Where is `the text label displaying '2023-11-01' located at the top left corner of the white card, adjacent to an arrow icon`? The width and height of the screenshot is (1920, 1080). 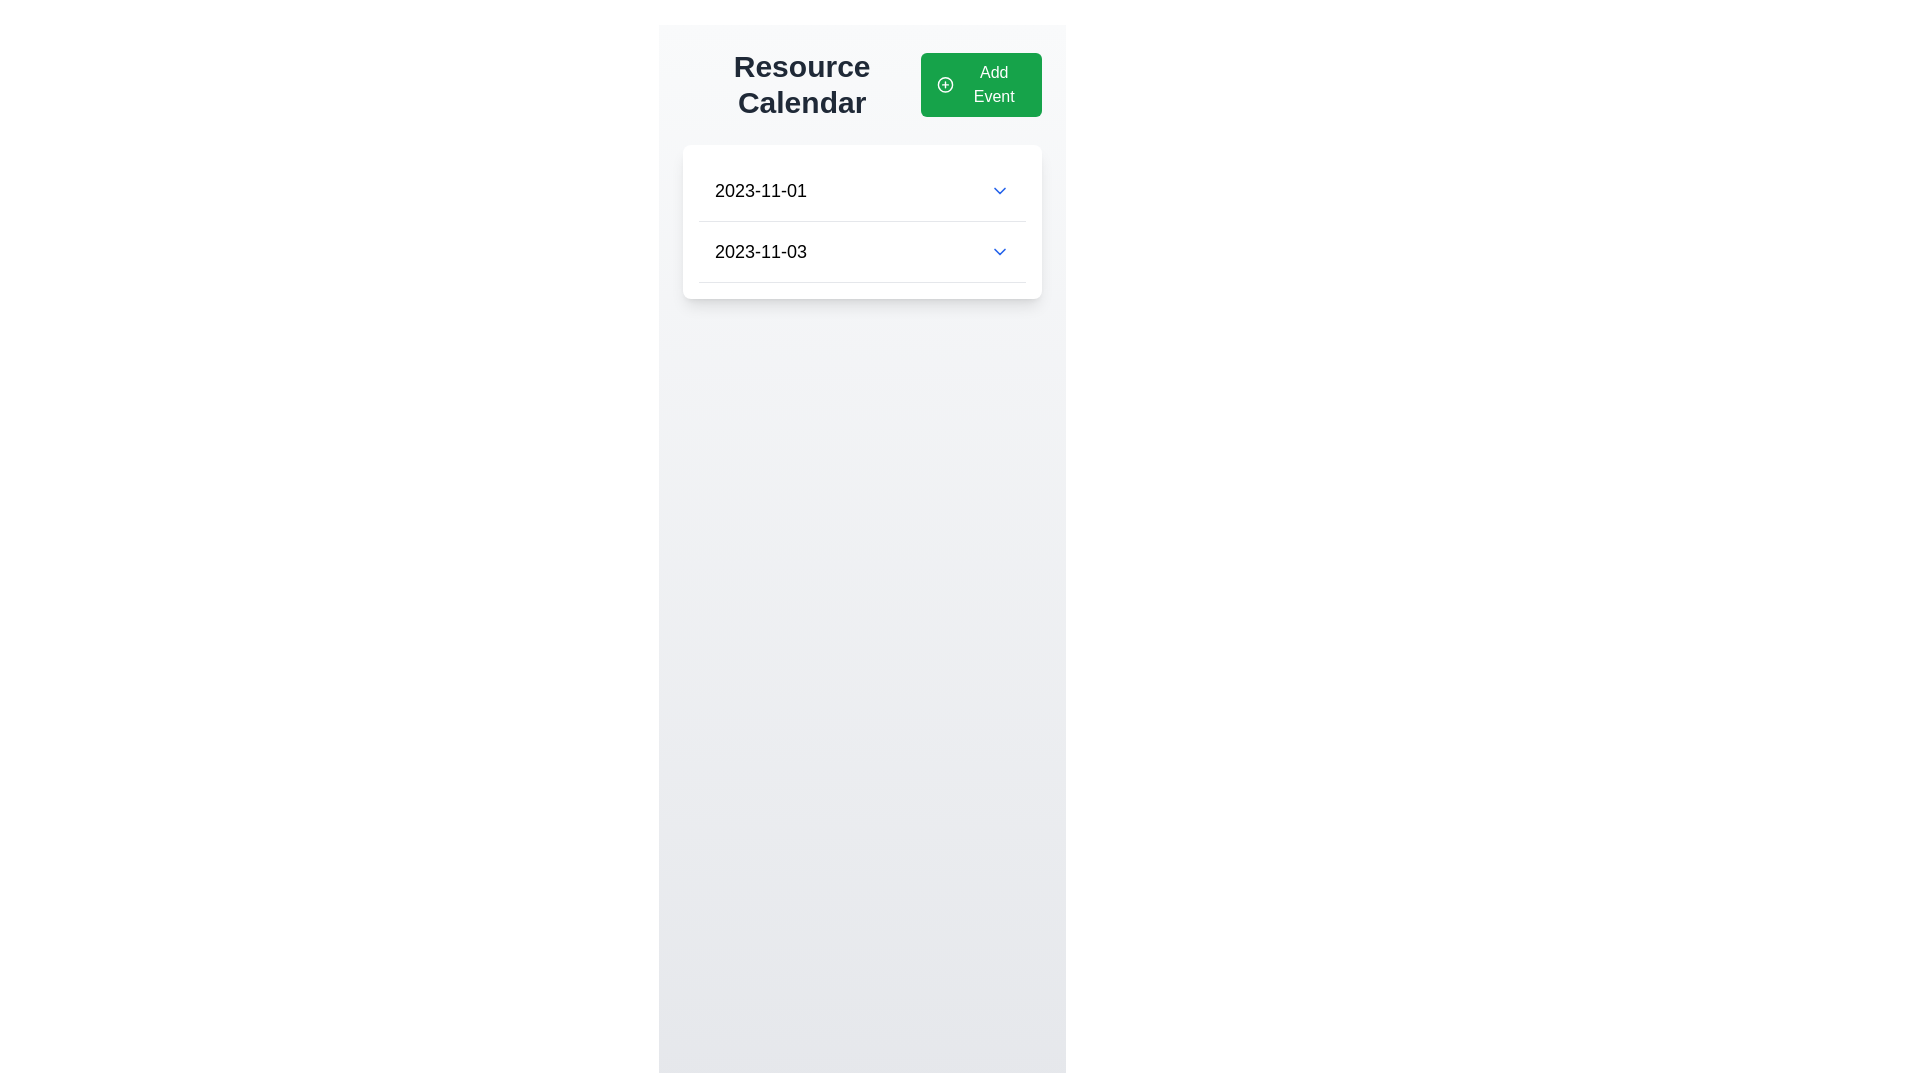
the text label displaying '2023-11-01' located at the top left corner of the white card, adjacent to an arrow icon is located at coordinates (760, 191).